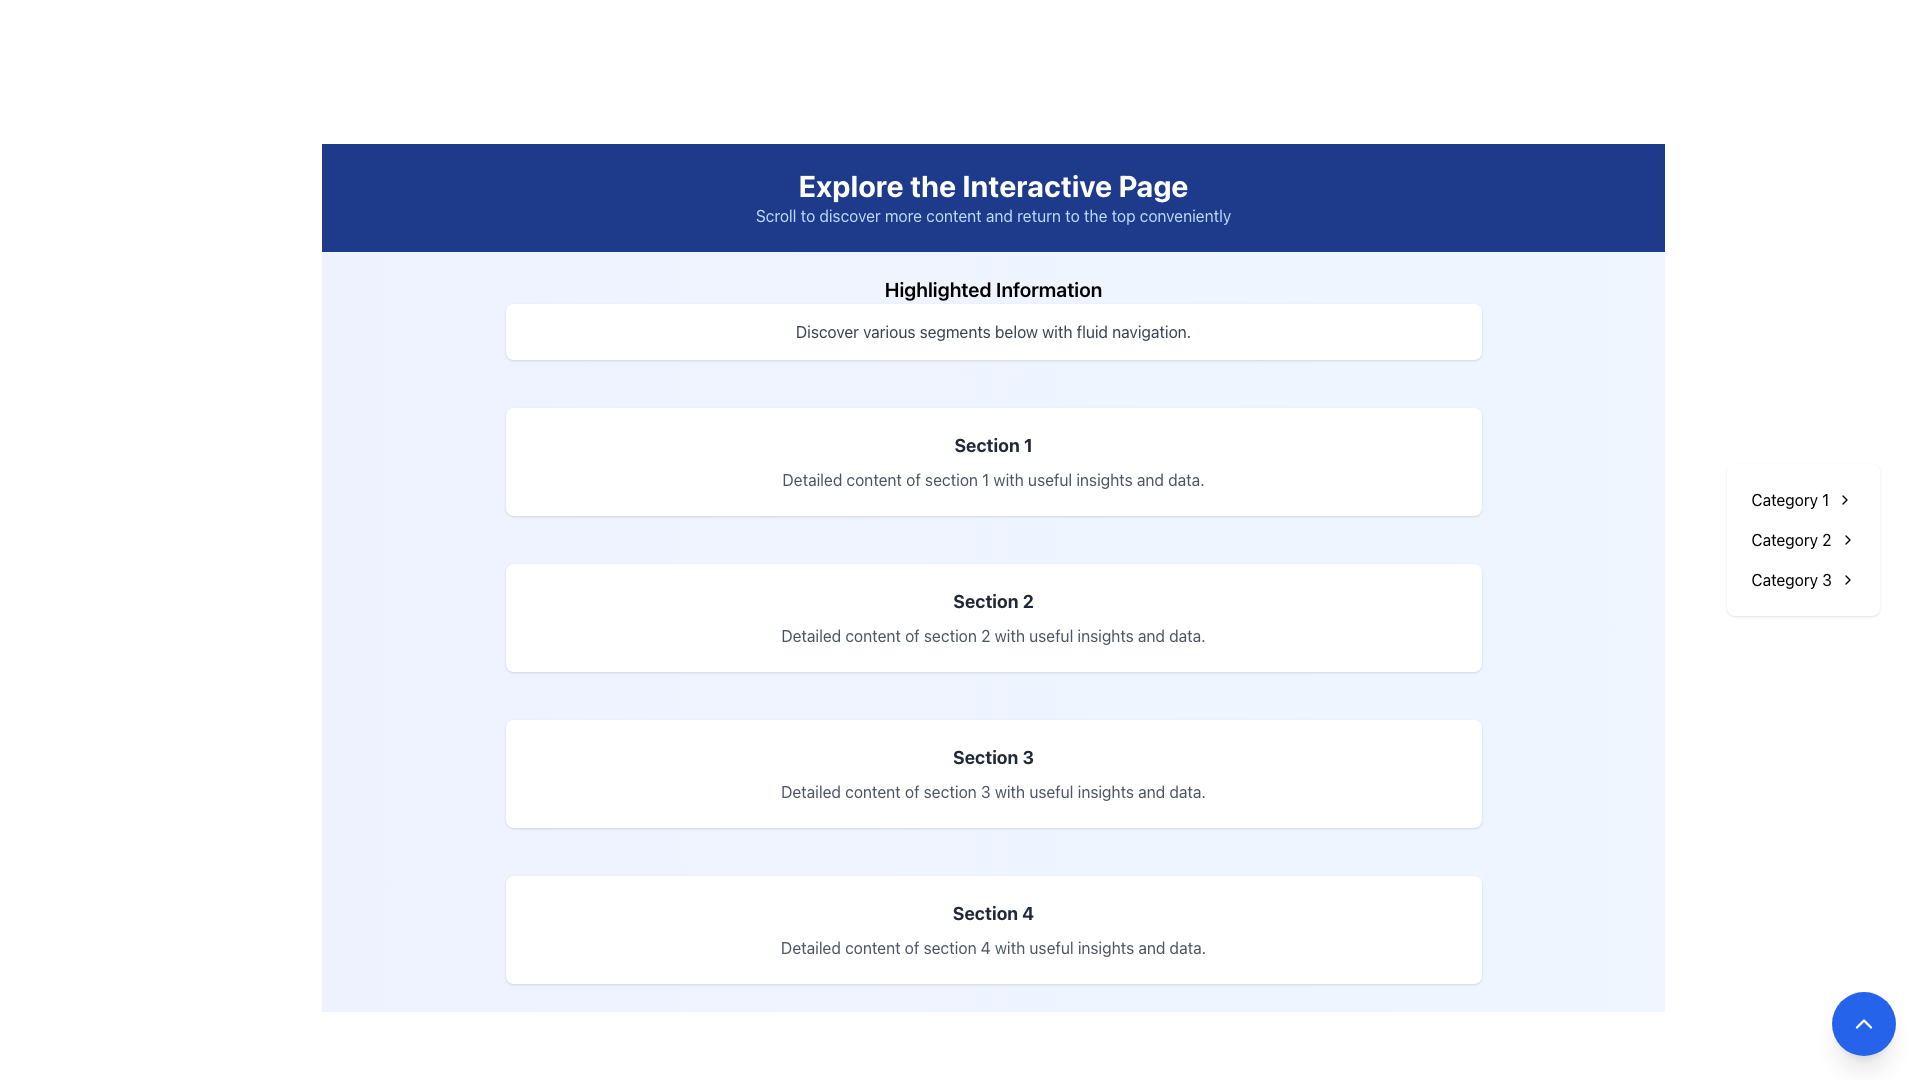  What do you see at coordinates (1862, 1023) in the screenshot?
I see `the scroll-to-top button located at the bottom-right corner of the interface` at bounding box center [1862, 1023].